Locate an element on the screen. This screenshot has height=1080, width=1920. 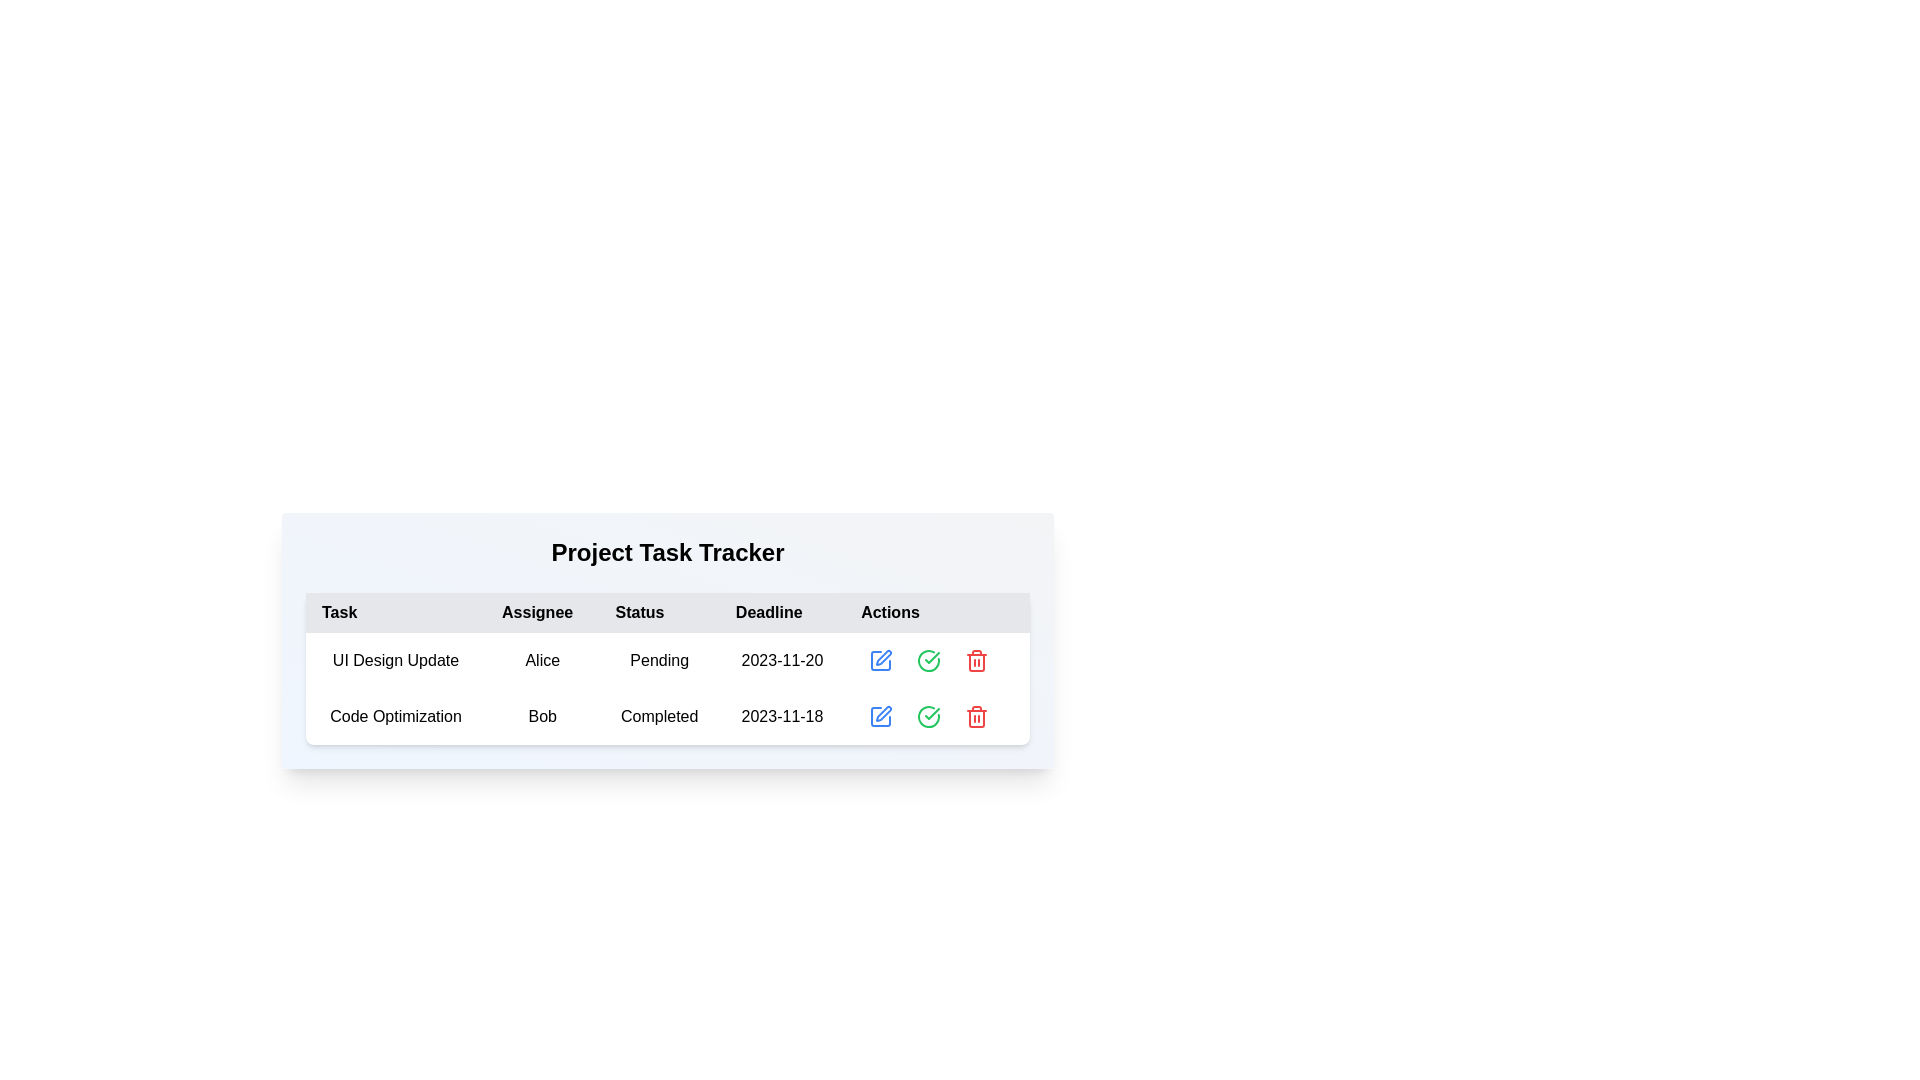
the edit icon located in the 'Actions' column of the second row of the table labeled 'Code Optimization'. This icon is part of a group of interactive icons aligned horizontally at the far right of the row is located at coordinates (936, 716).